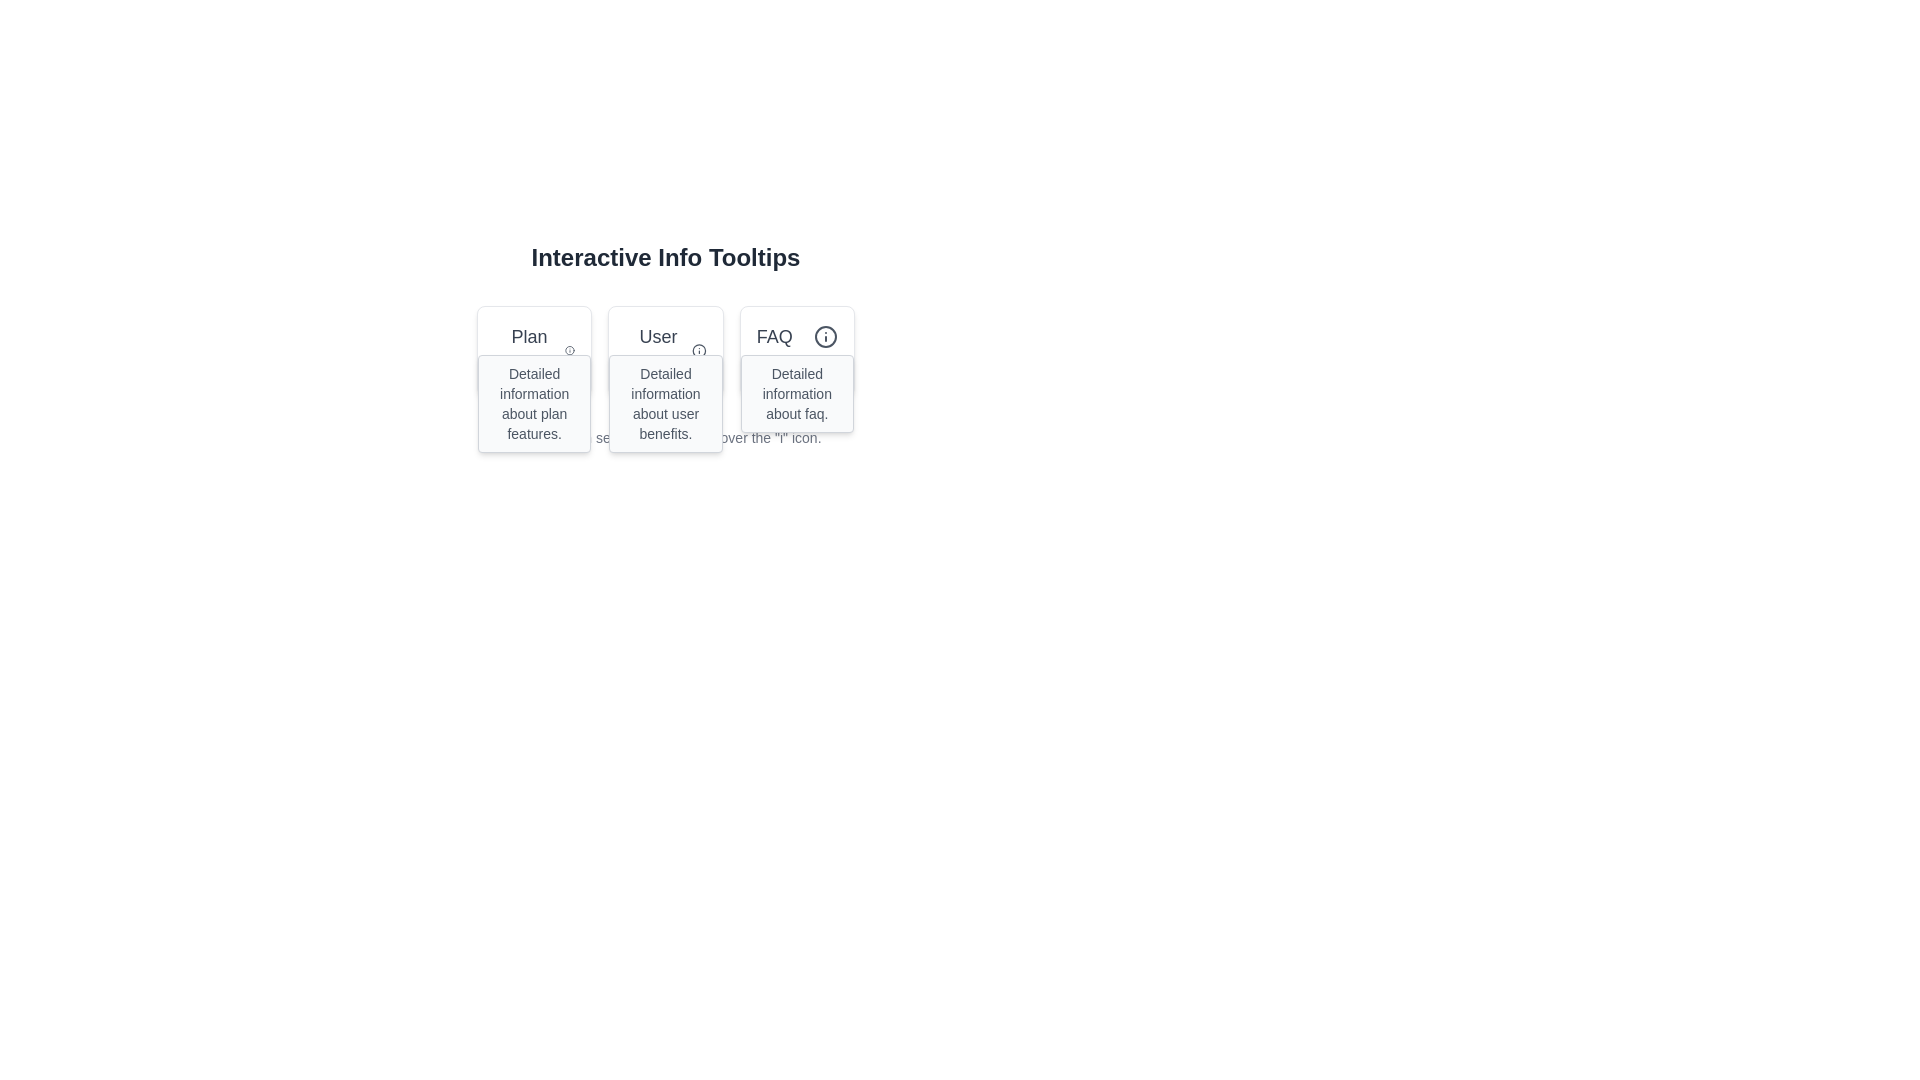  I want to click on the 'FAQ' text or the adjacent information icon to trigger the tooltip for more details, so click(796, 335).